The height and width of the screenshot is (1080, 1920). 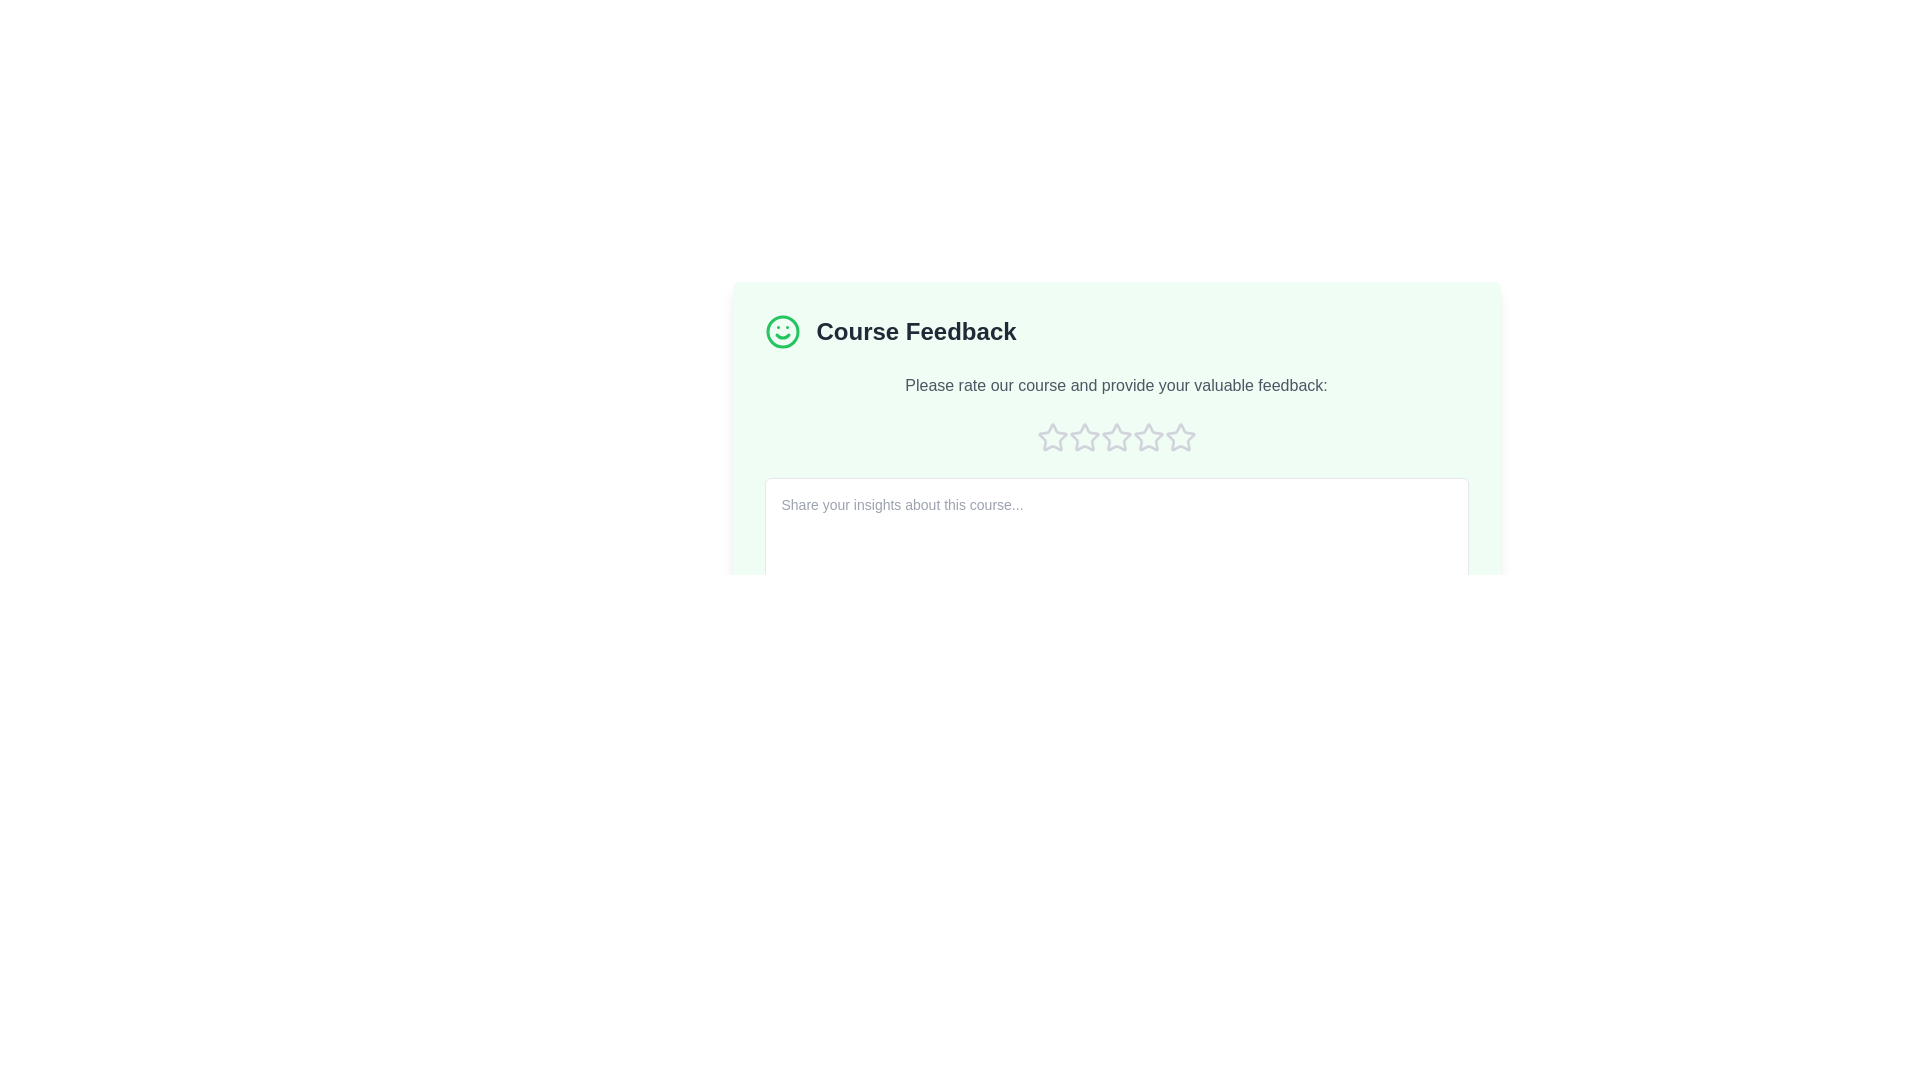 What do you see at coordinates (1148, 437) in the screenshot?
I see `the fourth star-shaped rating icon, which is unfilled and outlined in soft gray, located below the text 'Please rate our course and provide your valuable feedback.'` at bounding box center [1148, 437].